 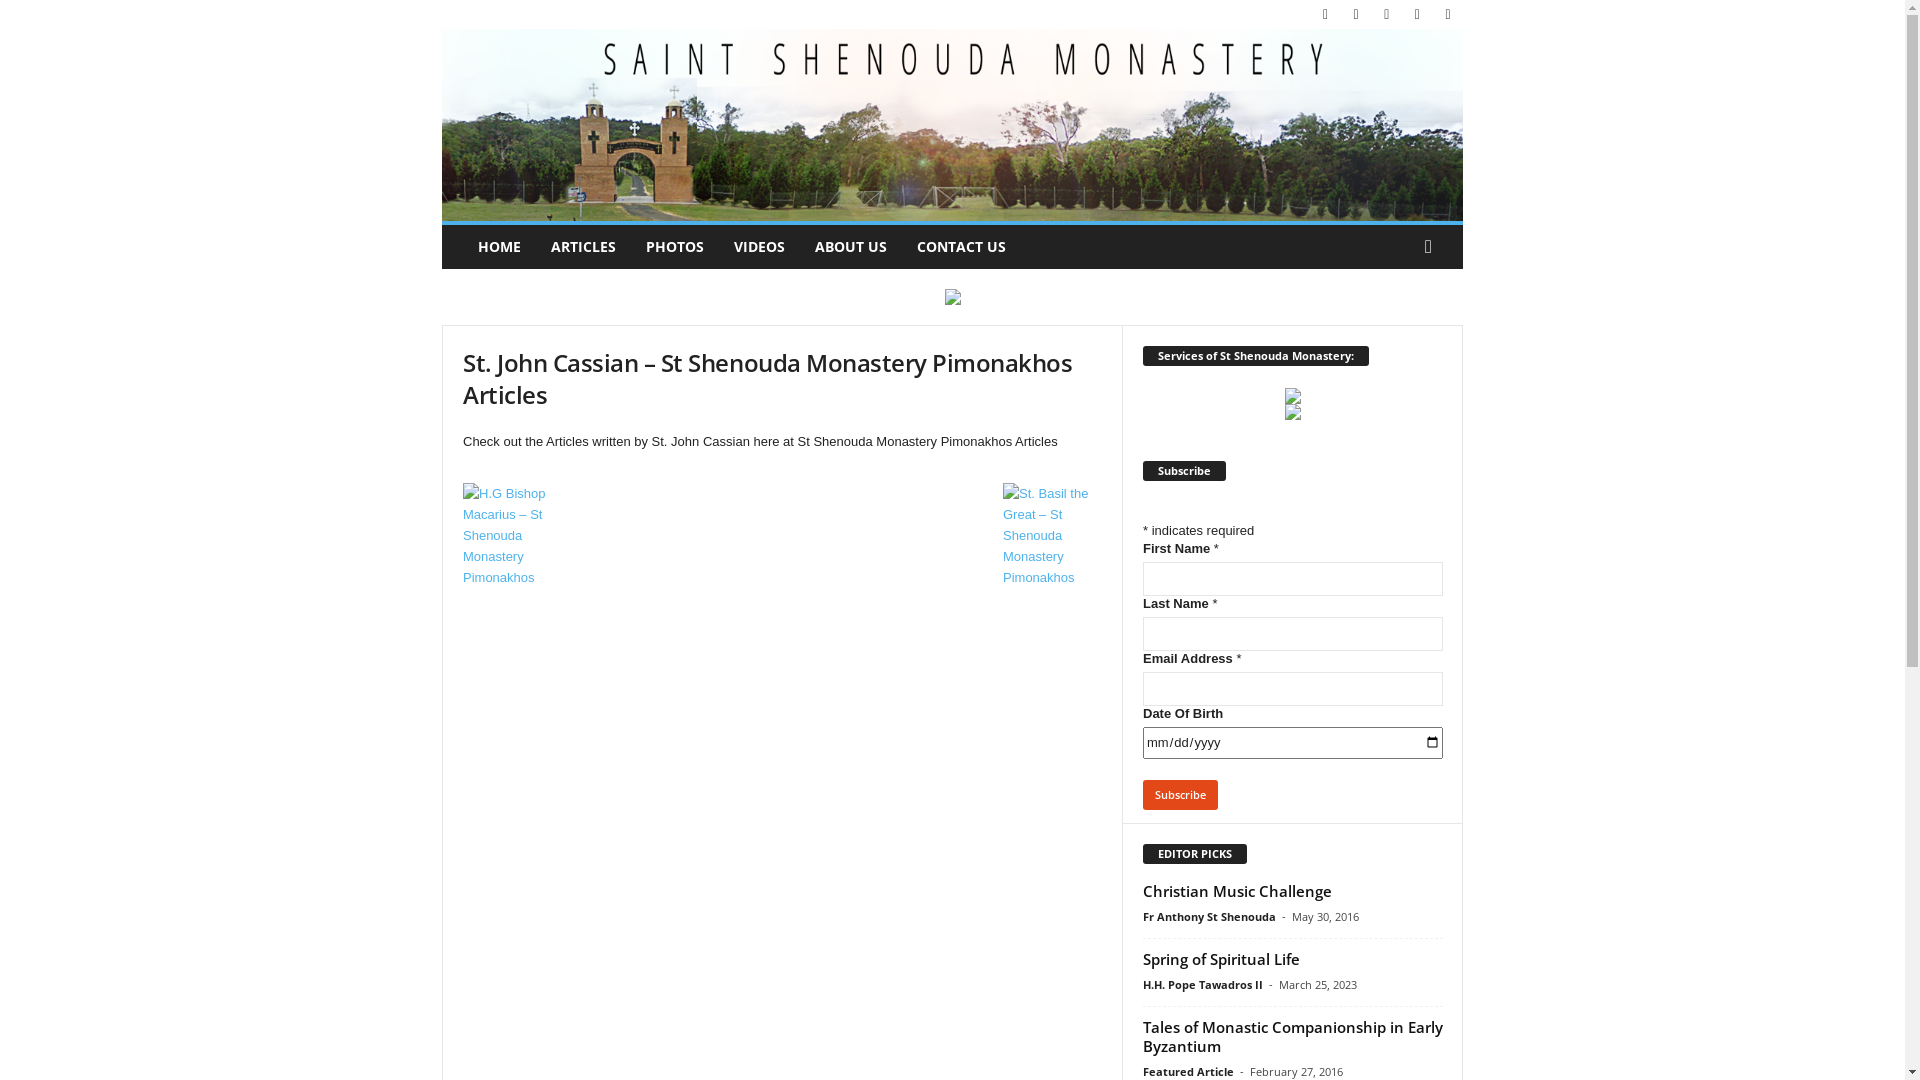 What do you see at coordinates (499, 245) in the screenshot?
I see `'HOME'` at bounding box center [499, 245].